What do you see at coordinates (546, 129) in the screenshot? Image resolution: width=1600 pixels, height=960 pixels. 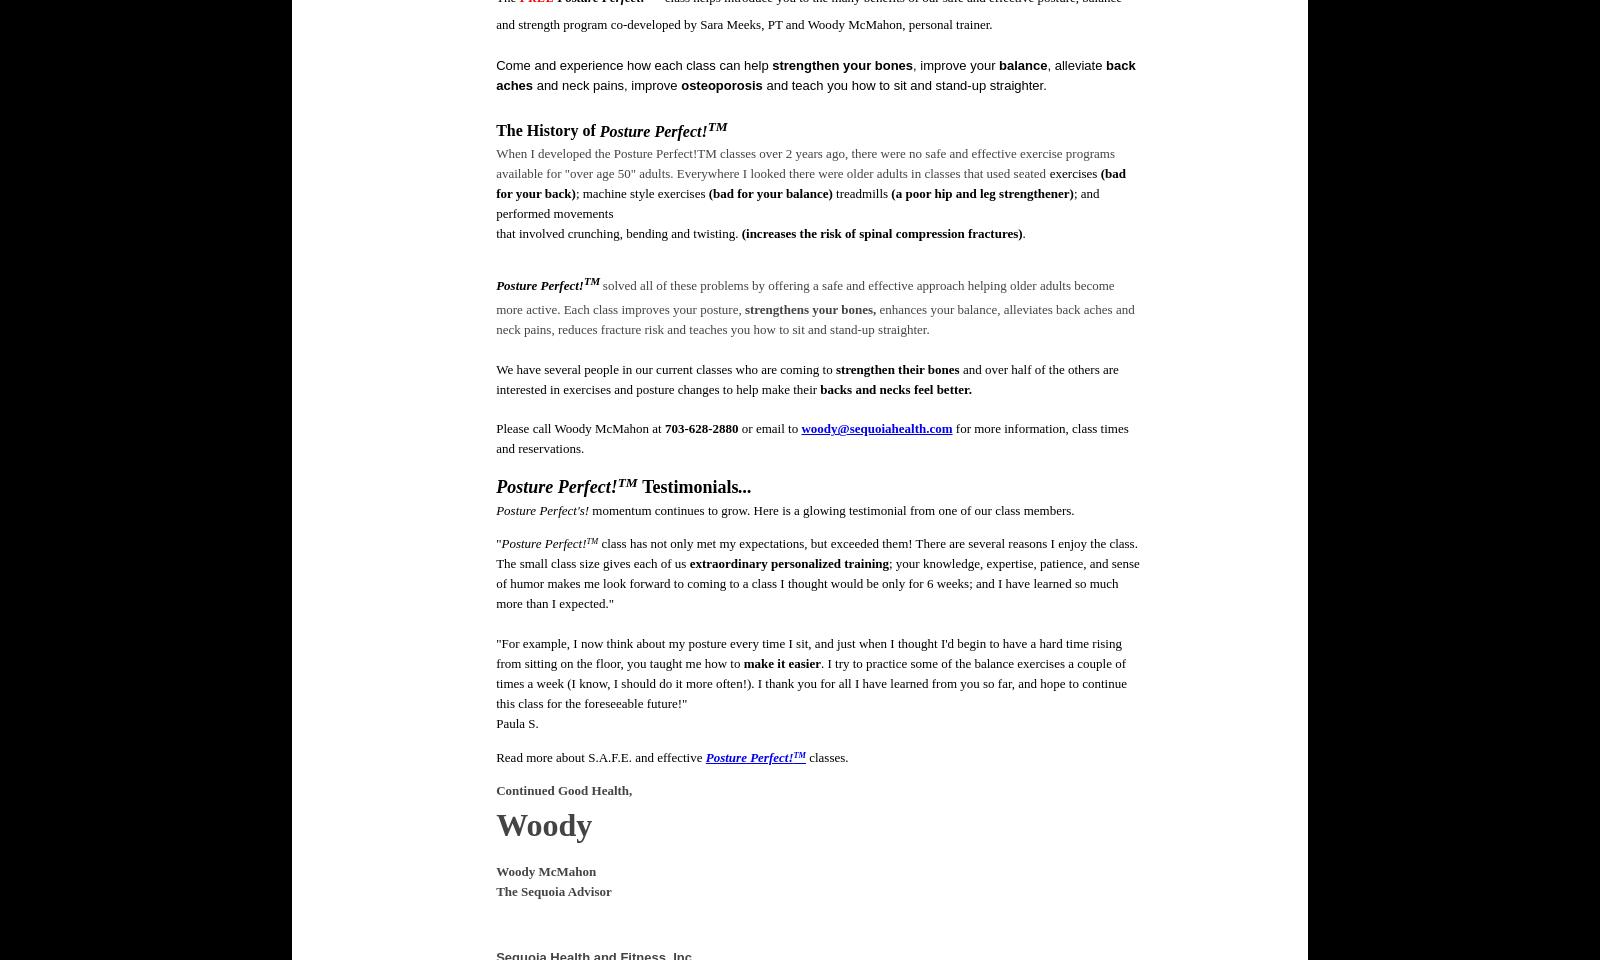 I see `'The History of'` at bounding box center [546, 129].